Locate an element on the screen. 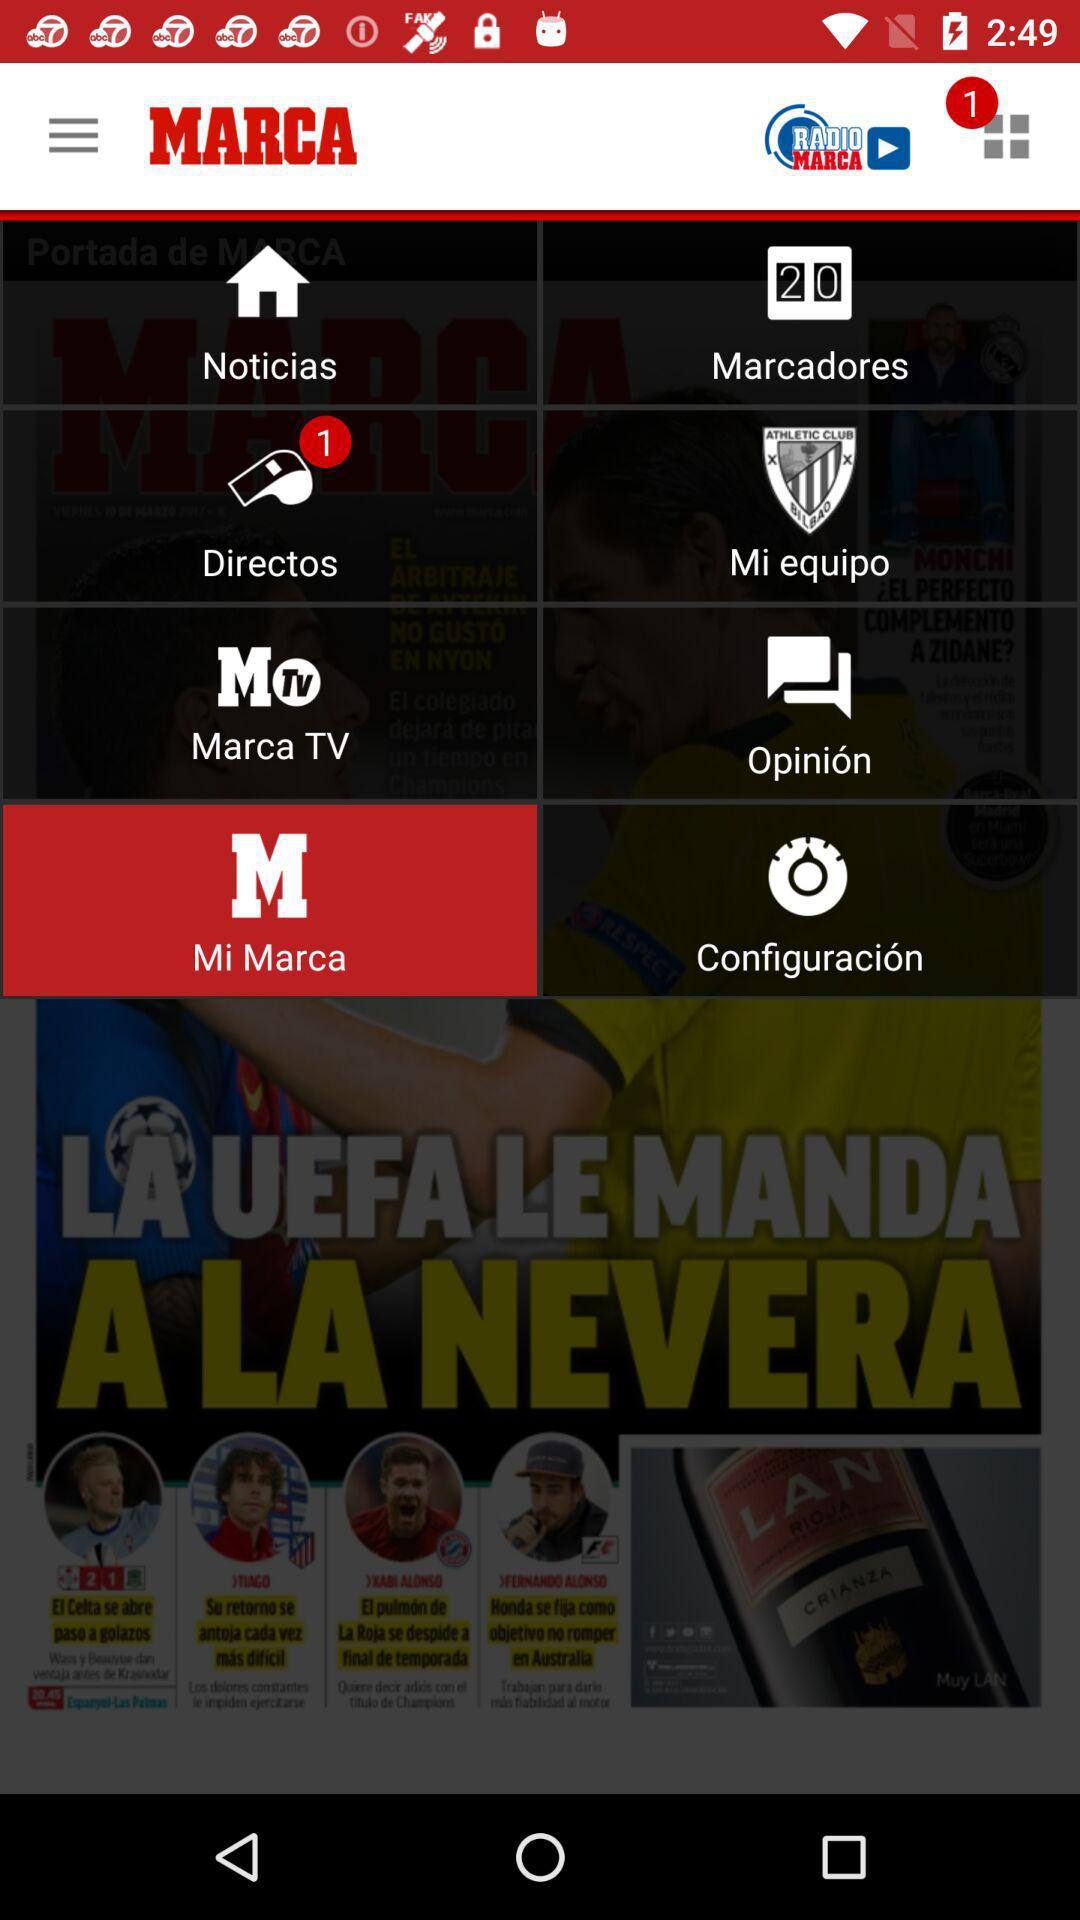 The image size is (1080, 1920). open scores is located at coordinates (810, 307).